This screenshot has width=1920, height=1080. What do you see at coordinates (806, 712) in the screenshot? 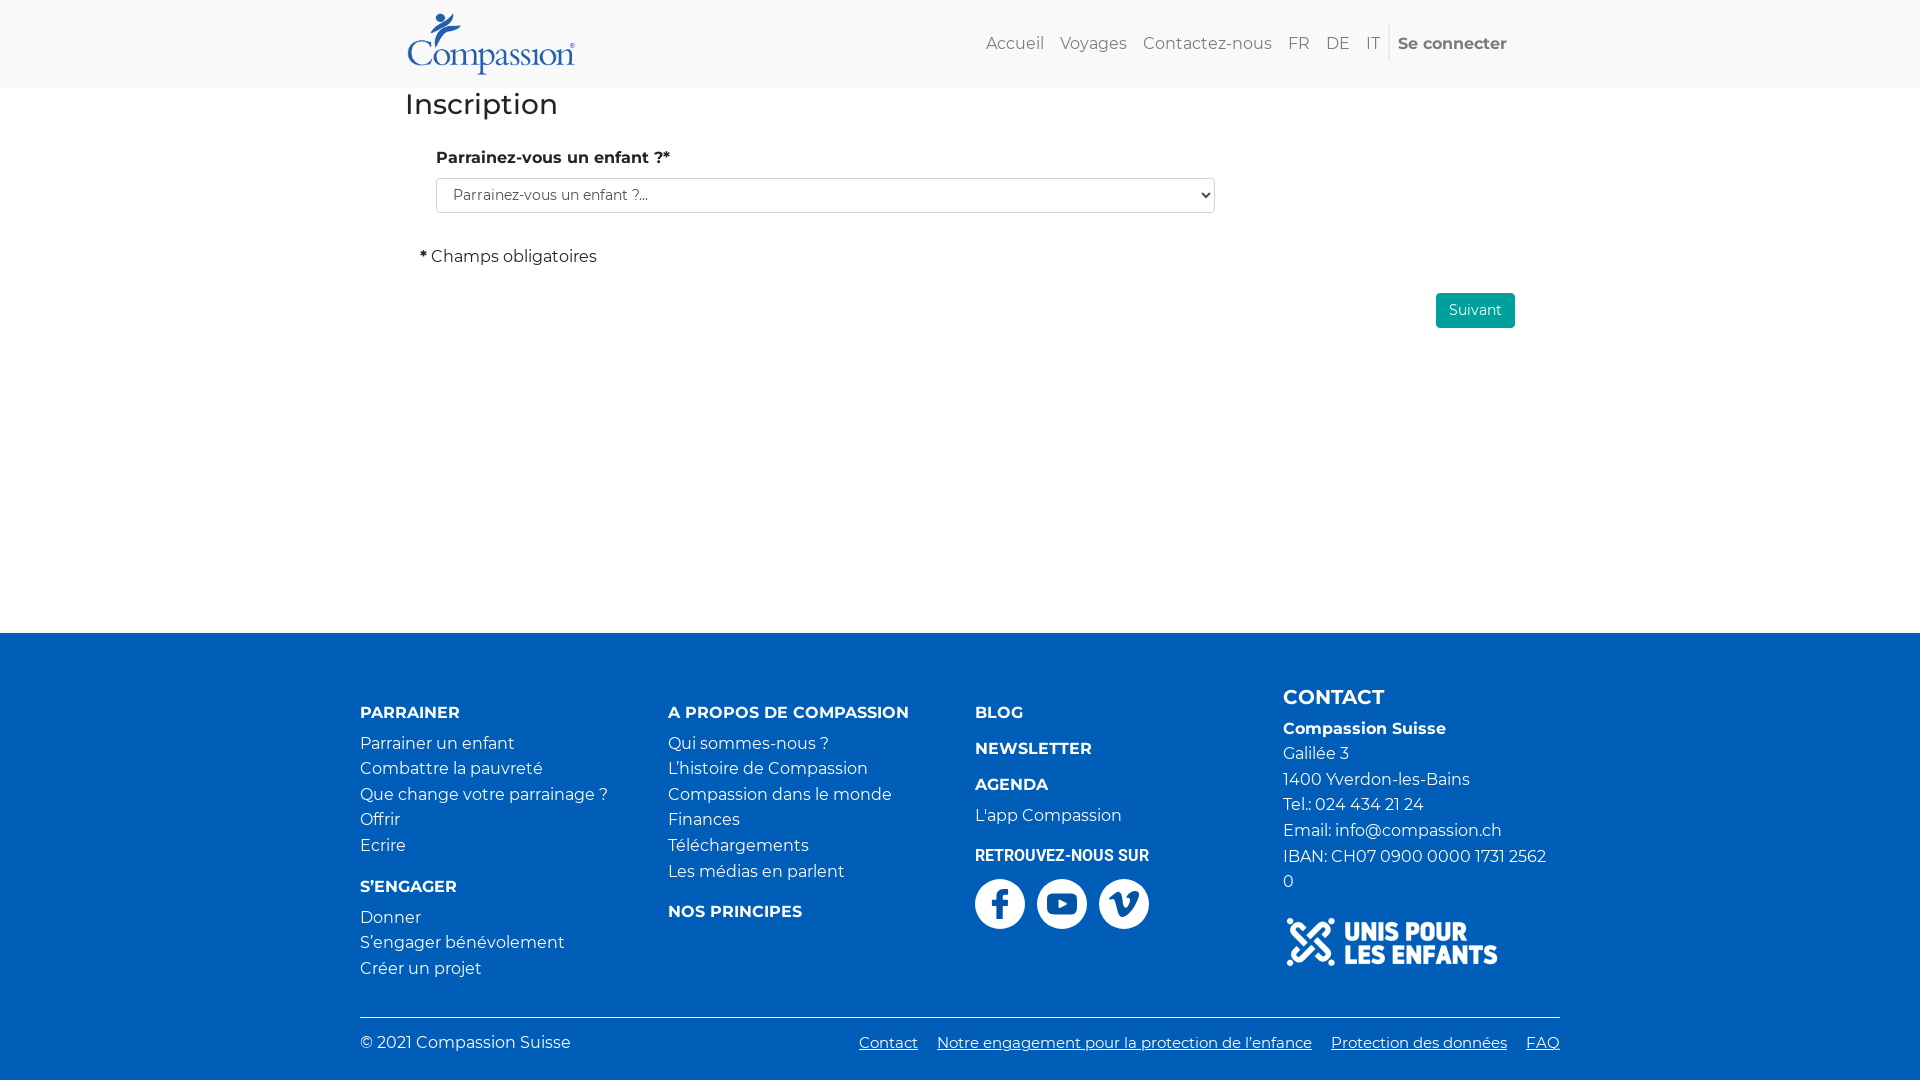
I see `'A PROPOS DE COMPASSION'` at bounding box center [806, 712].